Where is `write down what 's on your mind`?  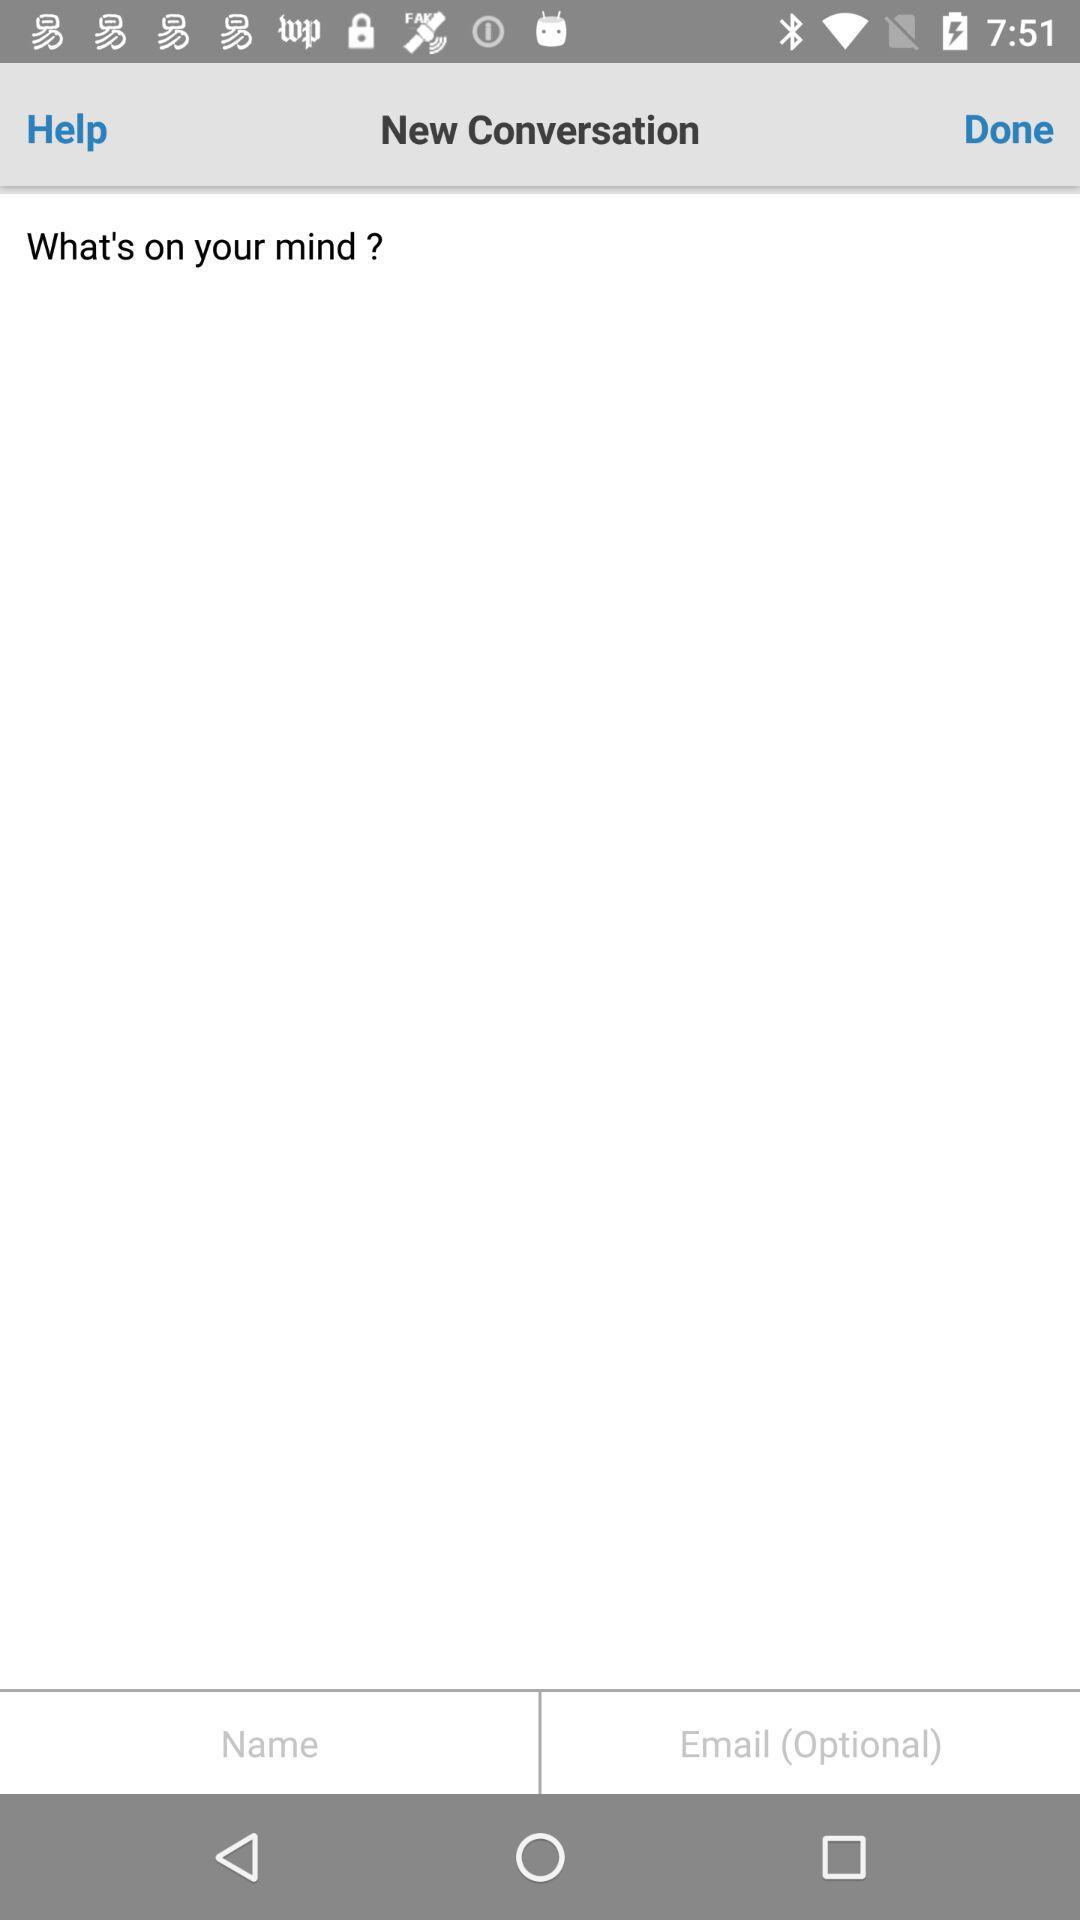 write down what 's on your mind is located at coordinates (540, 940).